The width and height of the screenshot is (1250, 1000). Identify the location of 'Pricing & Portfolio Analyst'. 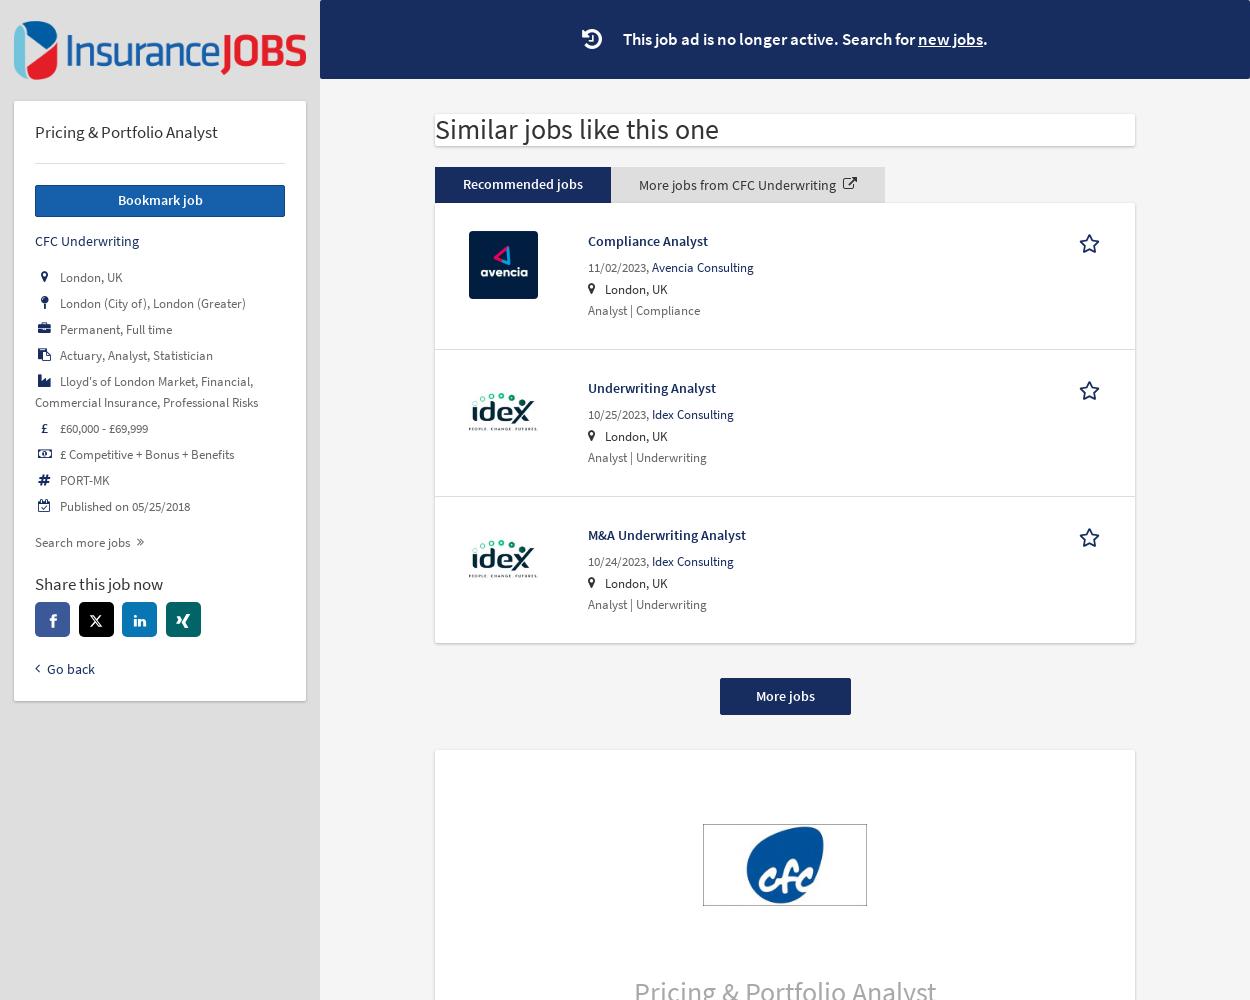
(126, 132).